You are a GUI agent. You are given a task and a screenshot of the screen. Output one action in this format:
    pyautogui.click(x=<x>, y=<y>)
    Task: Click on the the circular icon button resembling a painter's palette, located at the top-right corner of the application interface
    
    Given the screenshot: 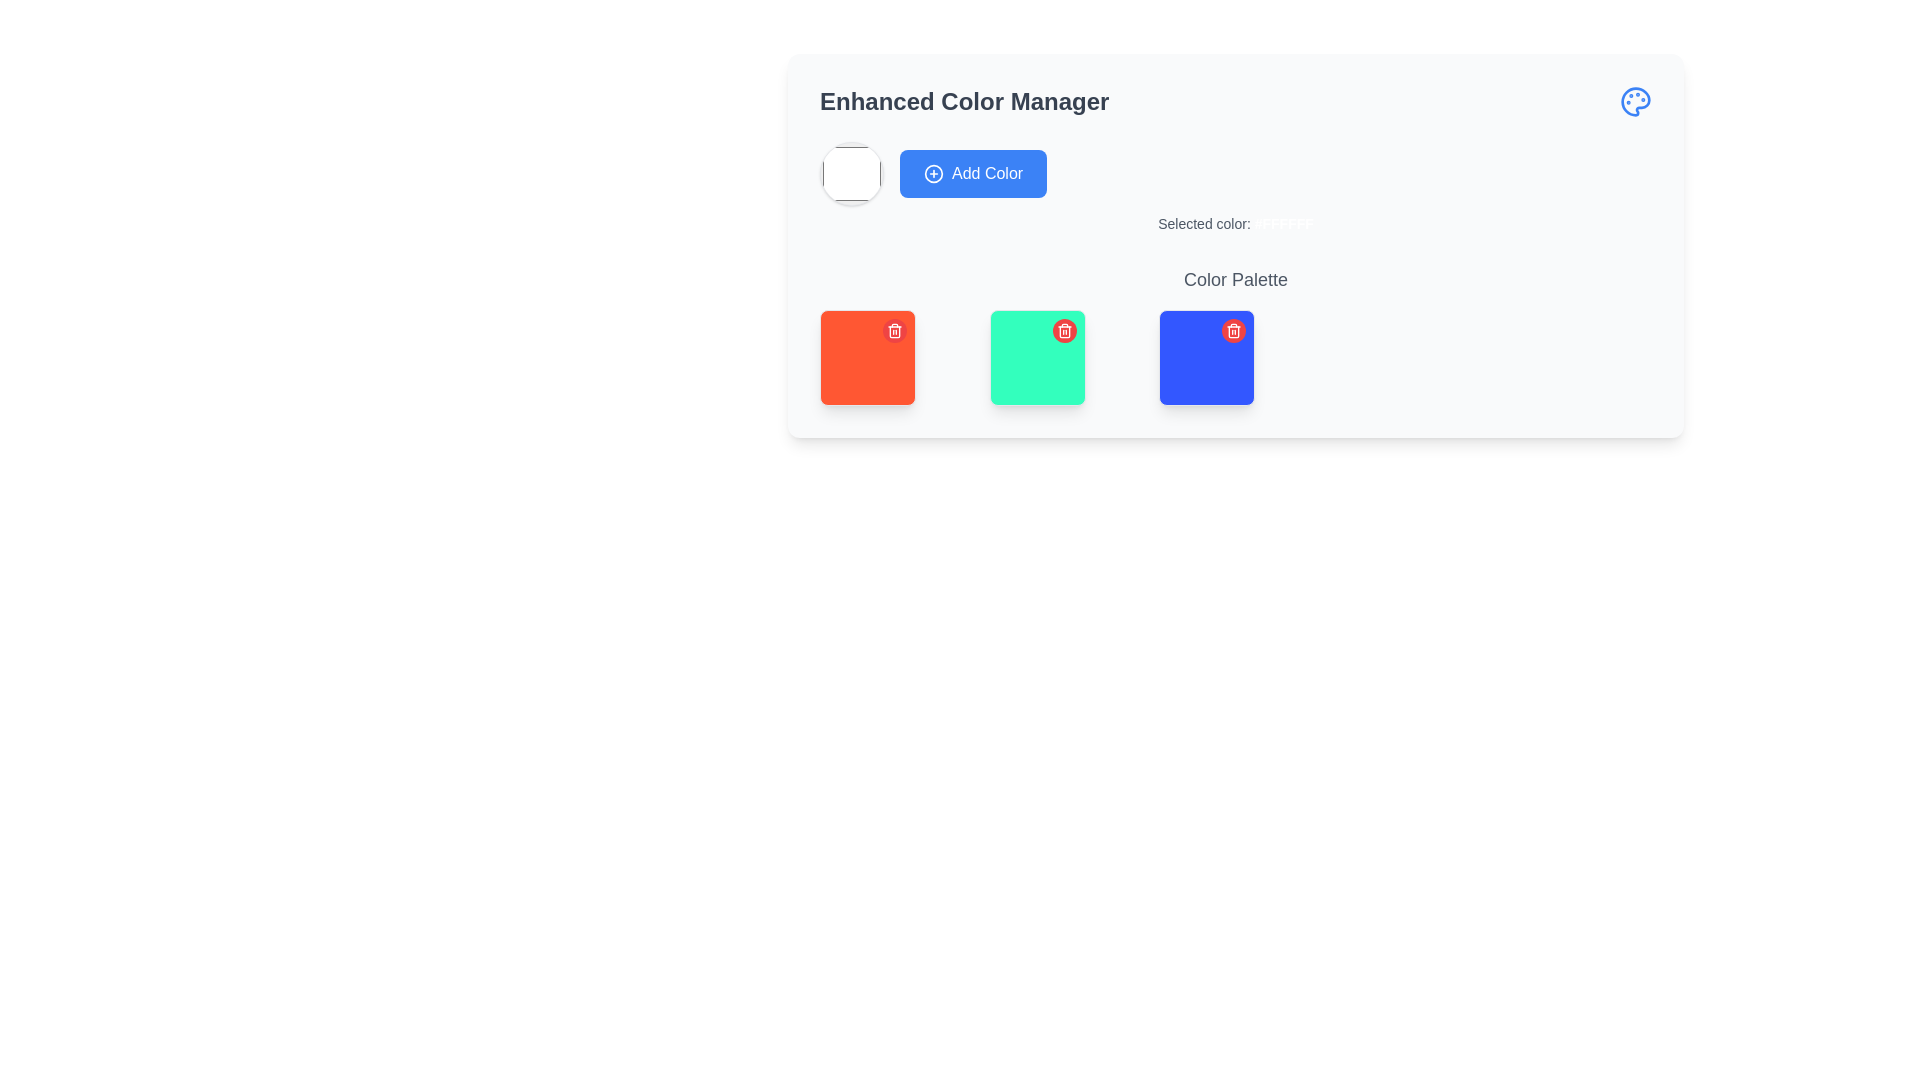 What is the action you would take?
    pyautogui.click(x=1636, y=101)
    